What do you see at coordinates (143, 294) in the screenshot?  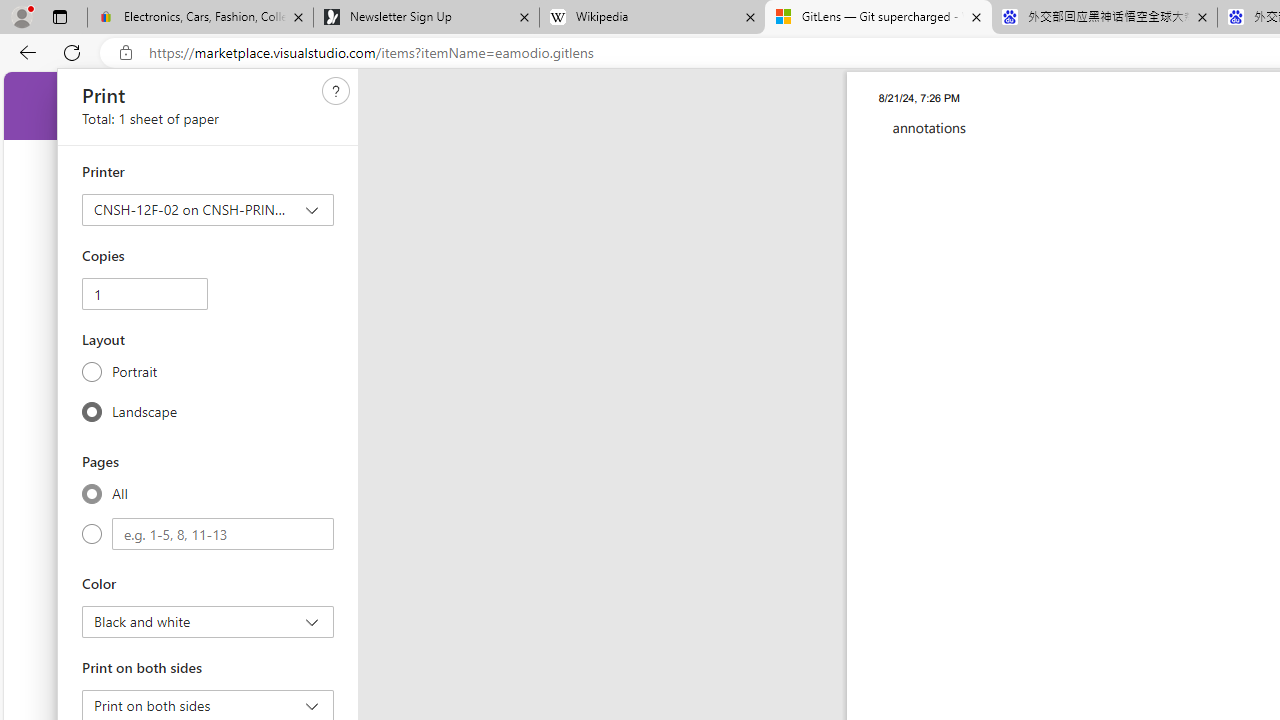 I see `'Copies'` at bounding box center [143, 294].